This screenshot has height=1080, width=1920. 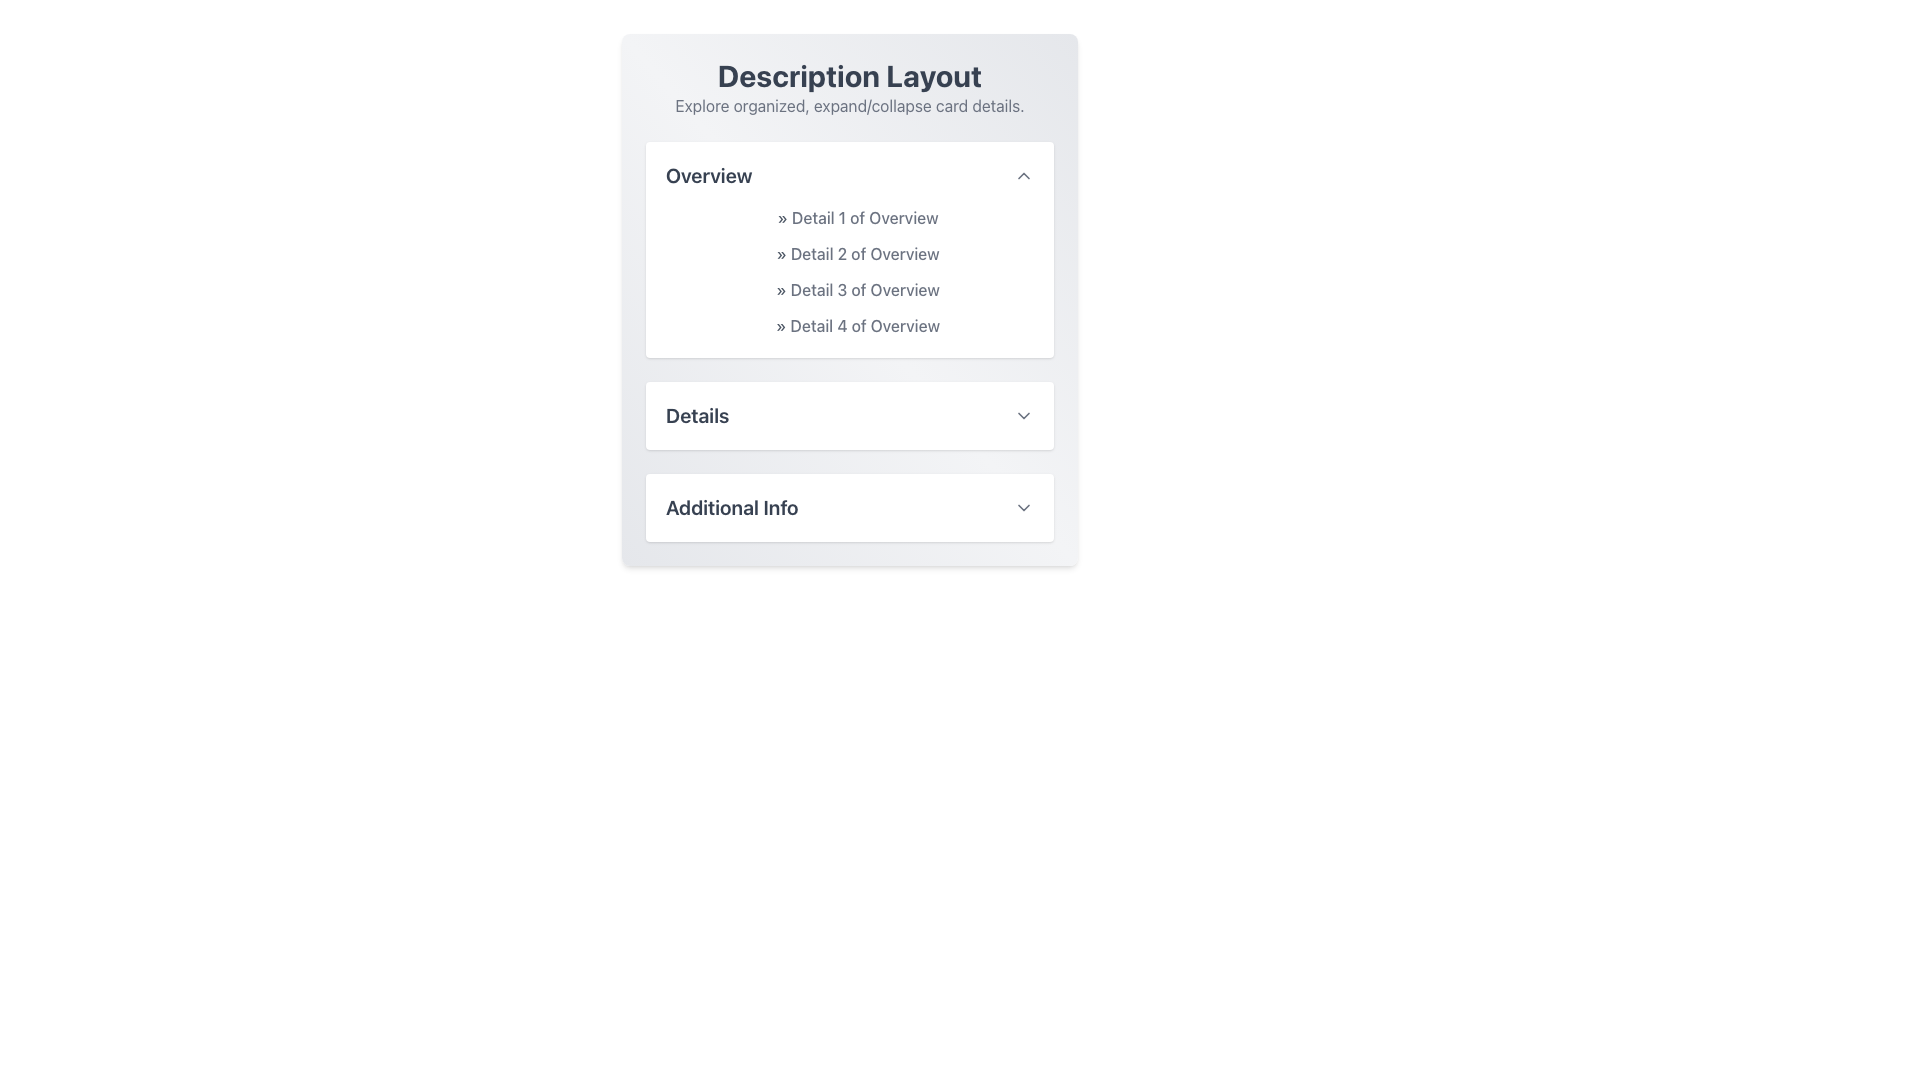 What do you see at coordinates (849, 262) in the screenshot?
I see `information presented in the structured Text List located in the 'Overview' section, positioned below the heading` at bounding box center [849, 262].